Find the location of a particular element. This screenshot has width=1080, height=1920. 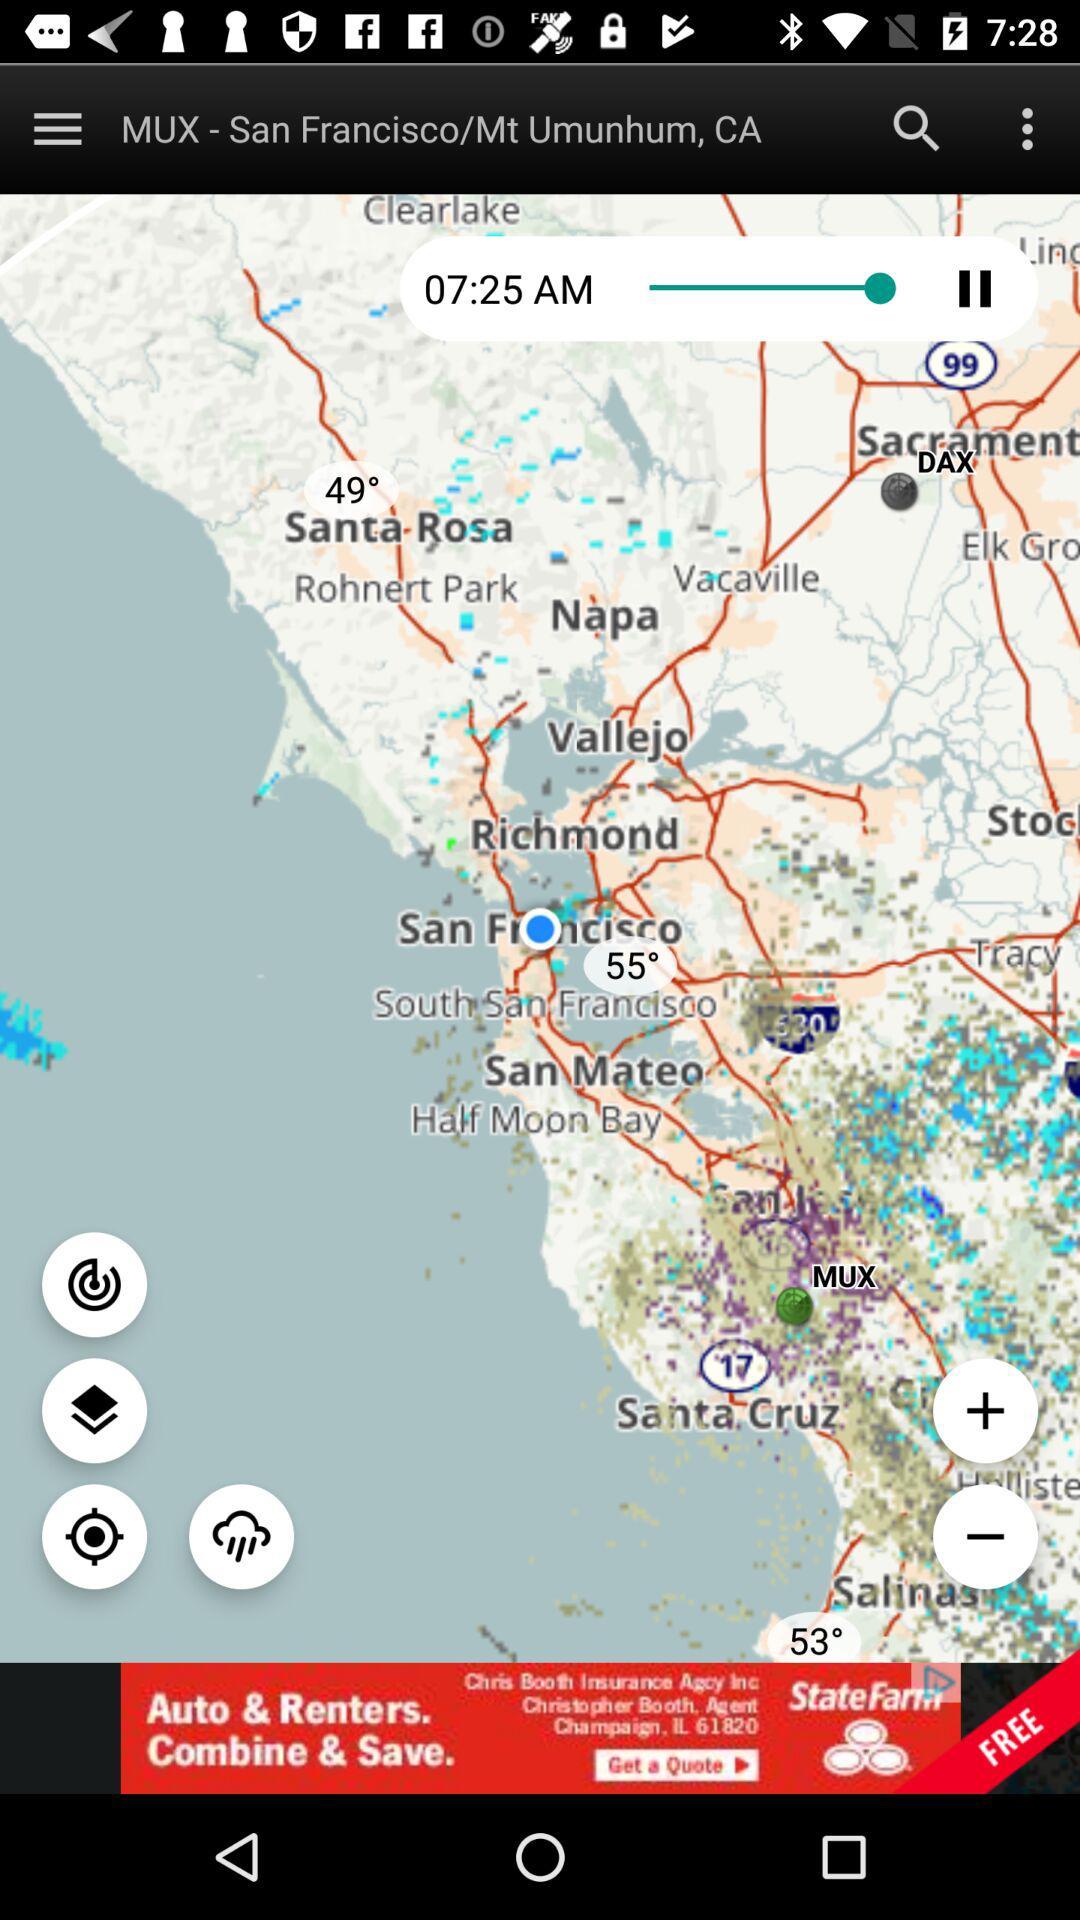

minimize is located at coordinates (984, 1535).